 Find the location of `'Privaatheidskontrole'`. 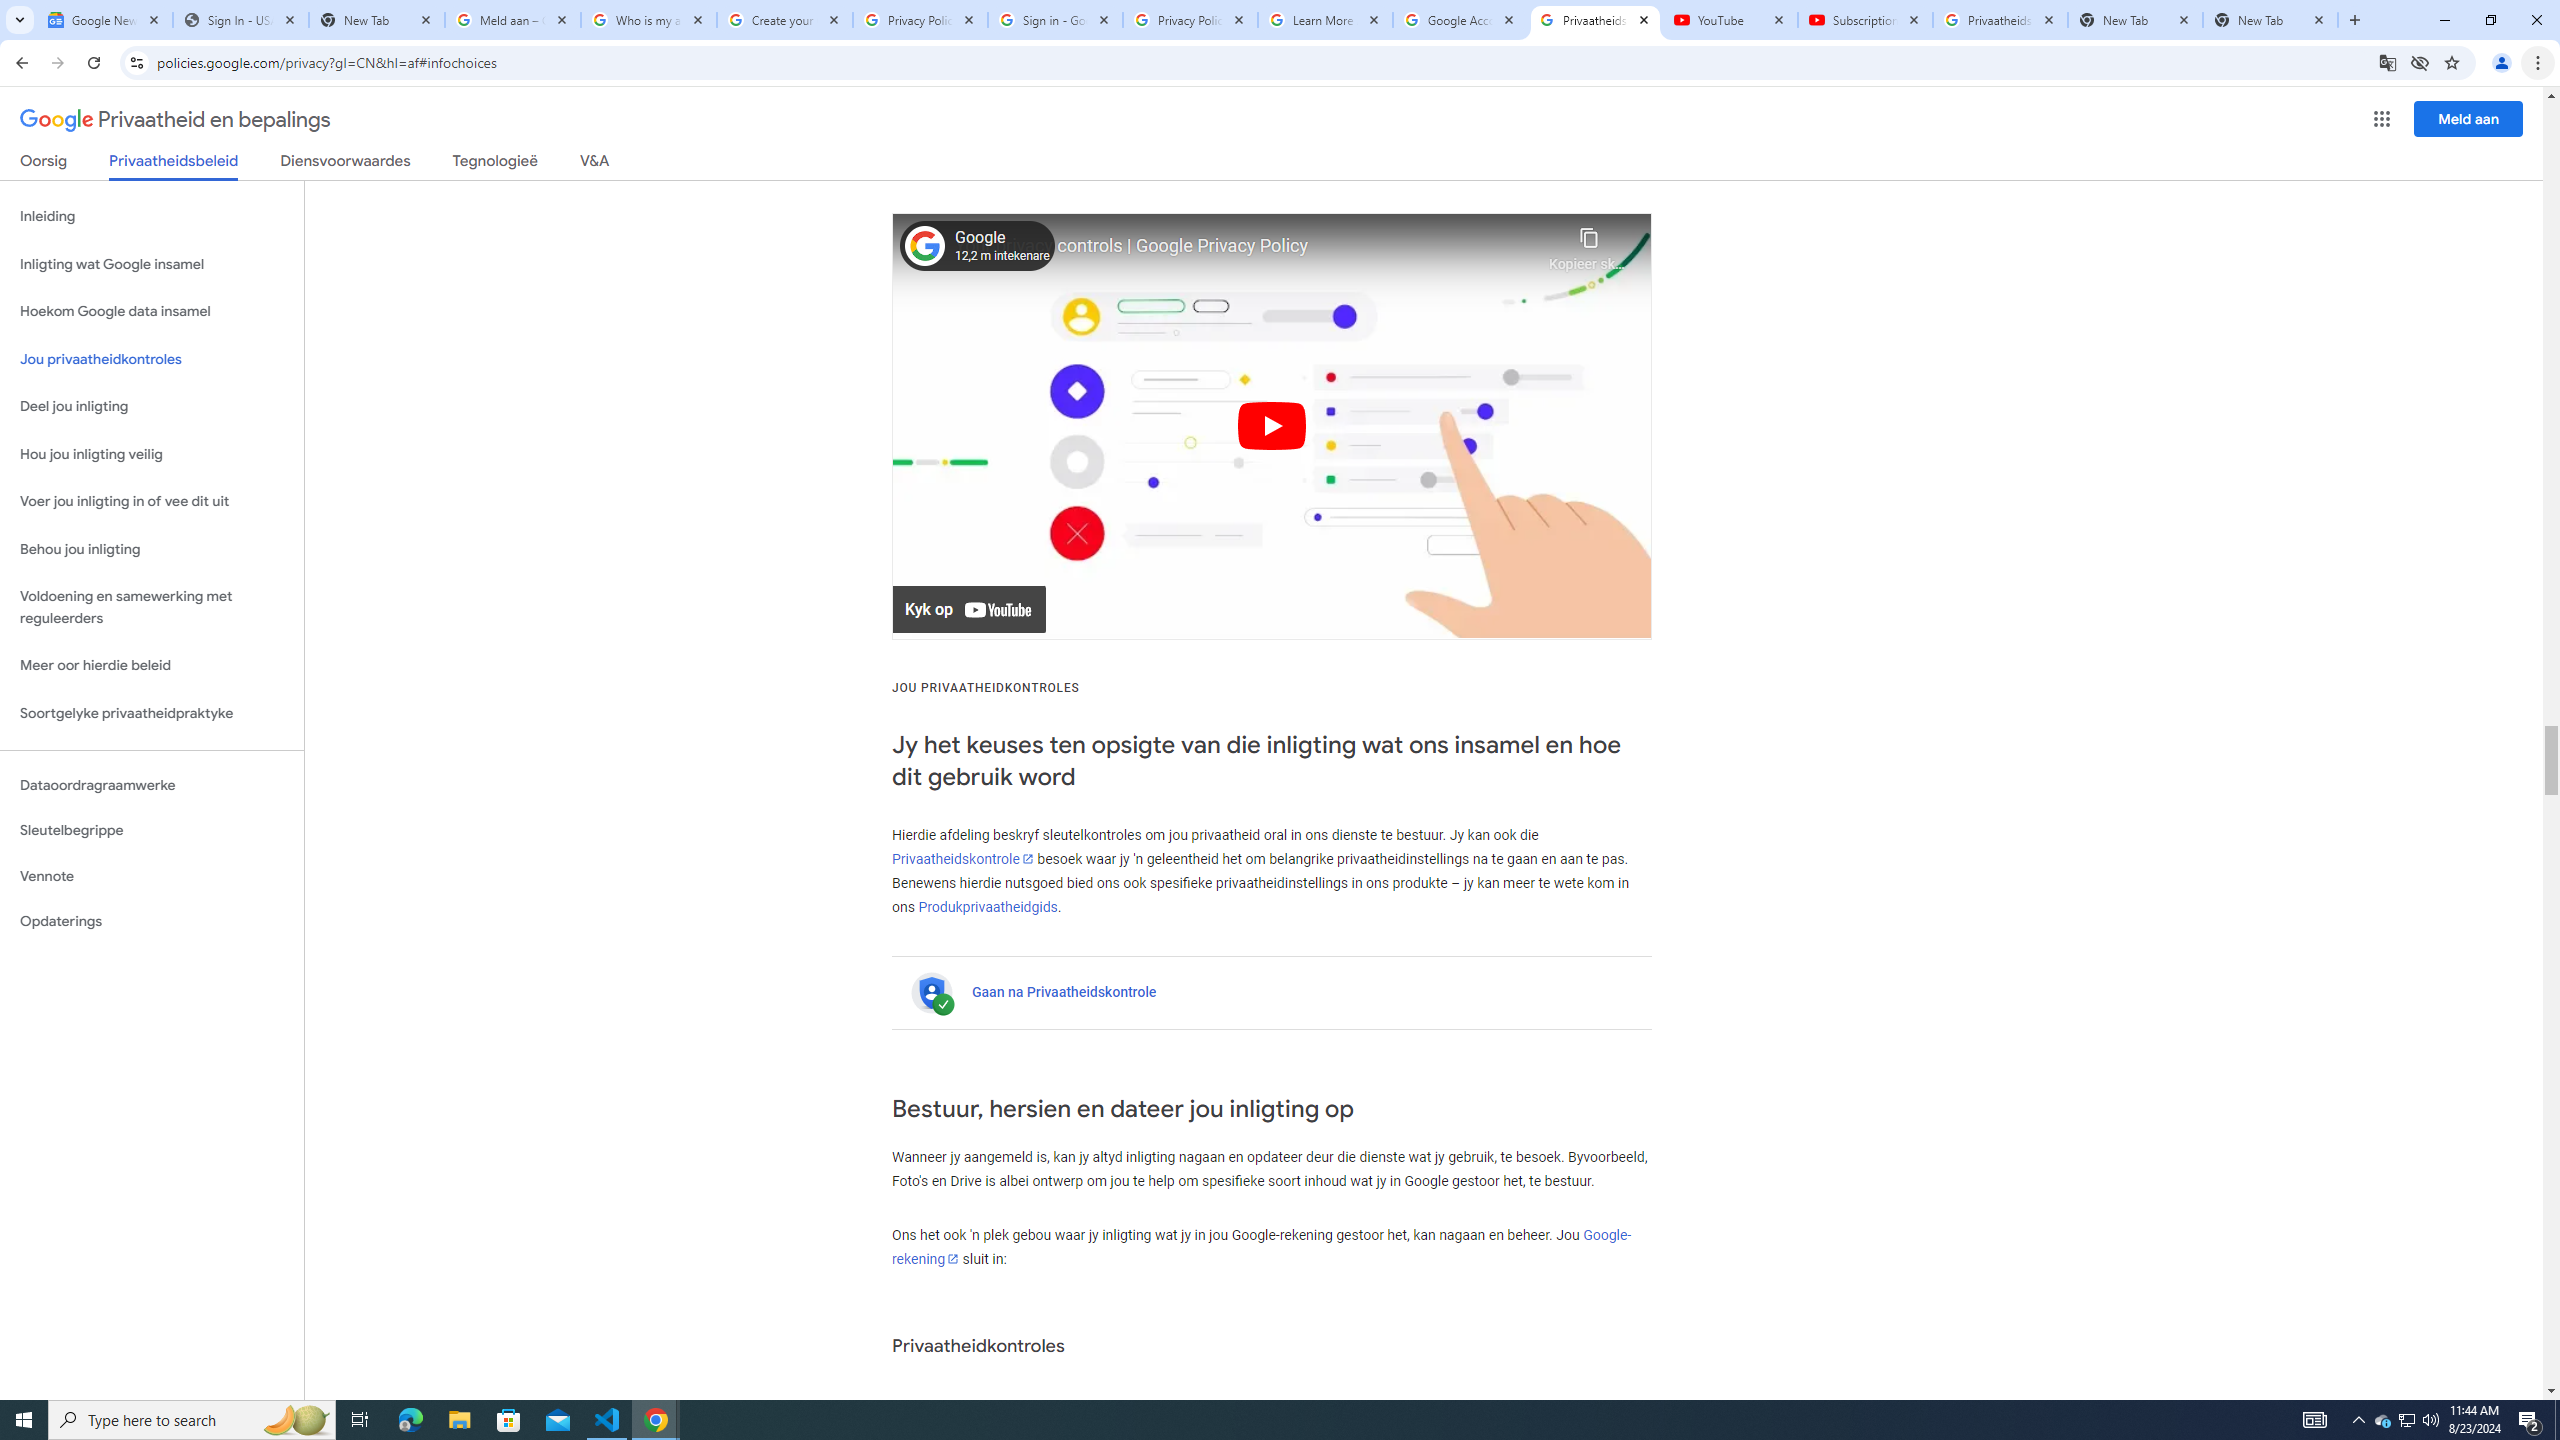

'Privaatheidskontrole' is located at coordinates (962, 857).